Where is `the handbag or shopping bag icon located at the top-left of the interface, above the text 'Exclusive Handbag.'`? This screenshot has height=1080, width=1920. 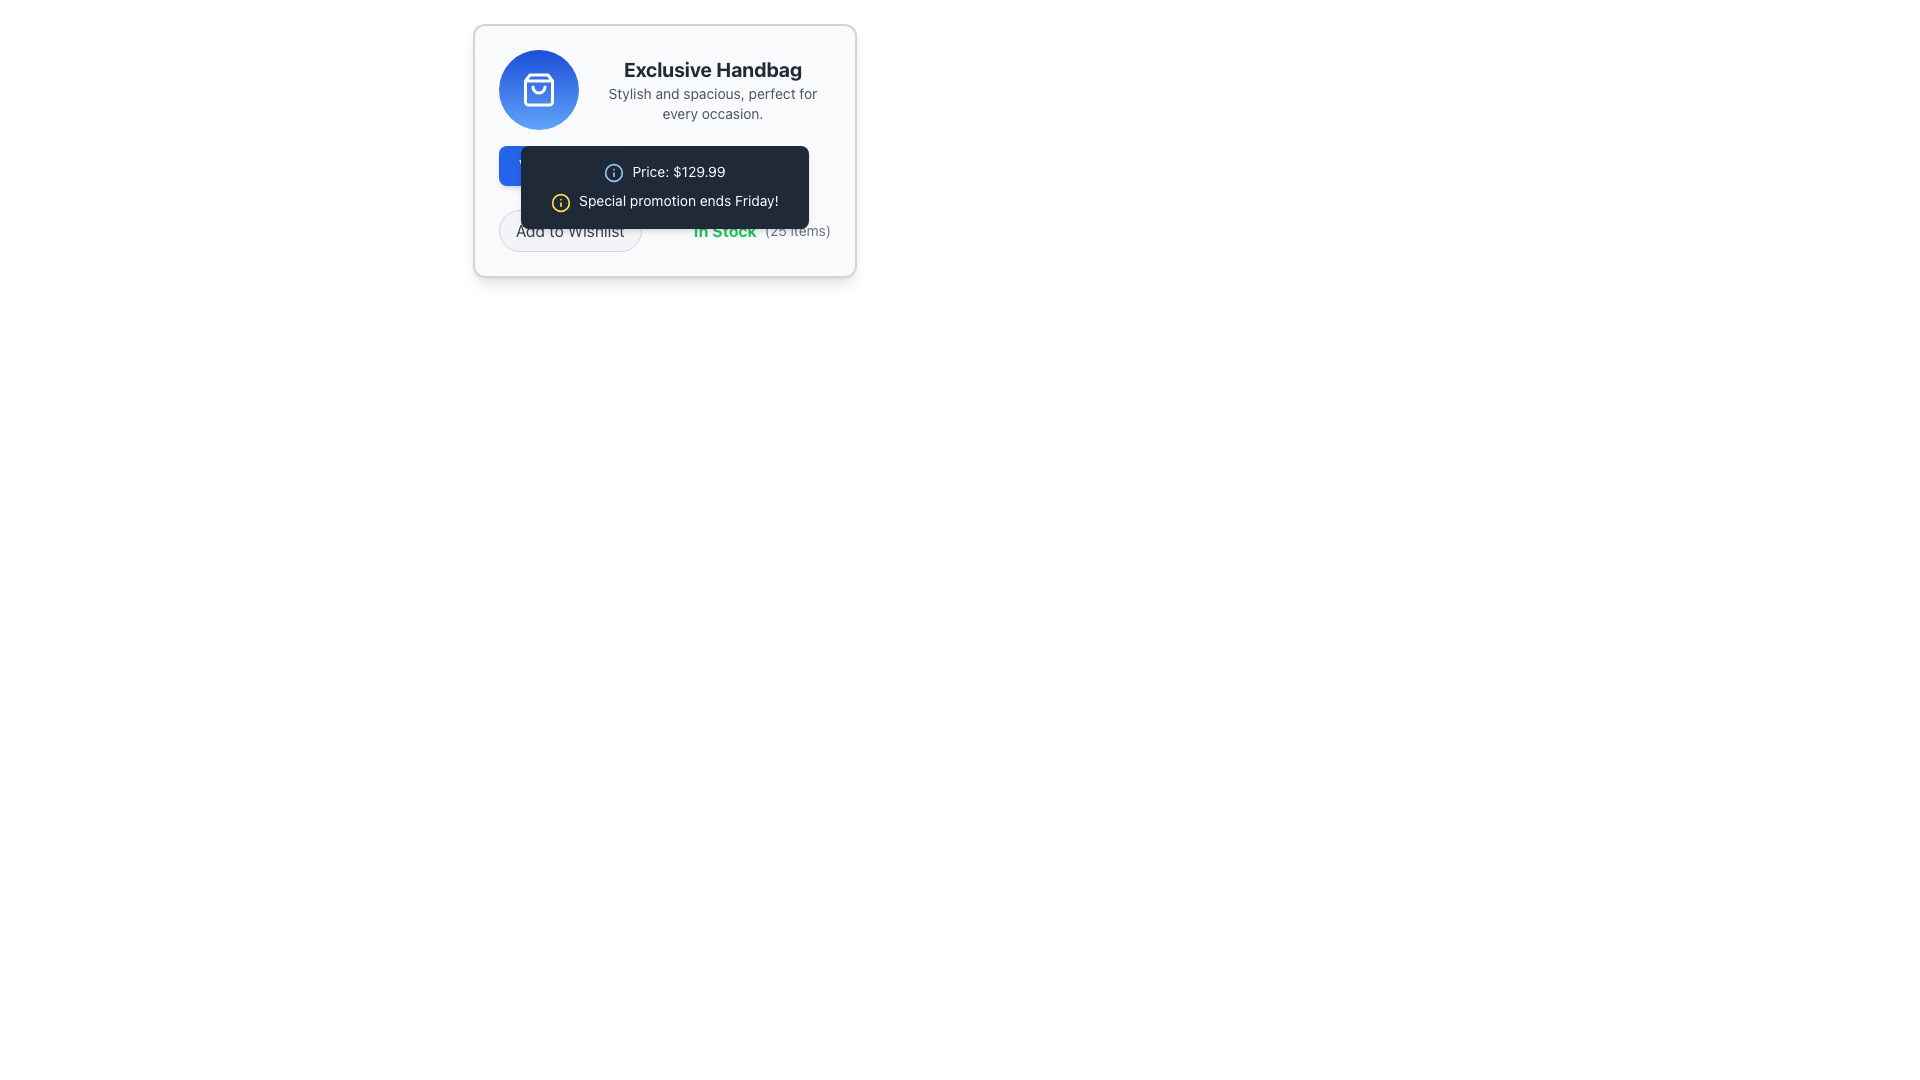 the handbag or shopping bag icon located at the top-left of the interface, above the text 'Exclusive Handbag.' is located at coordinates (538, 88).